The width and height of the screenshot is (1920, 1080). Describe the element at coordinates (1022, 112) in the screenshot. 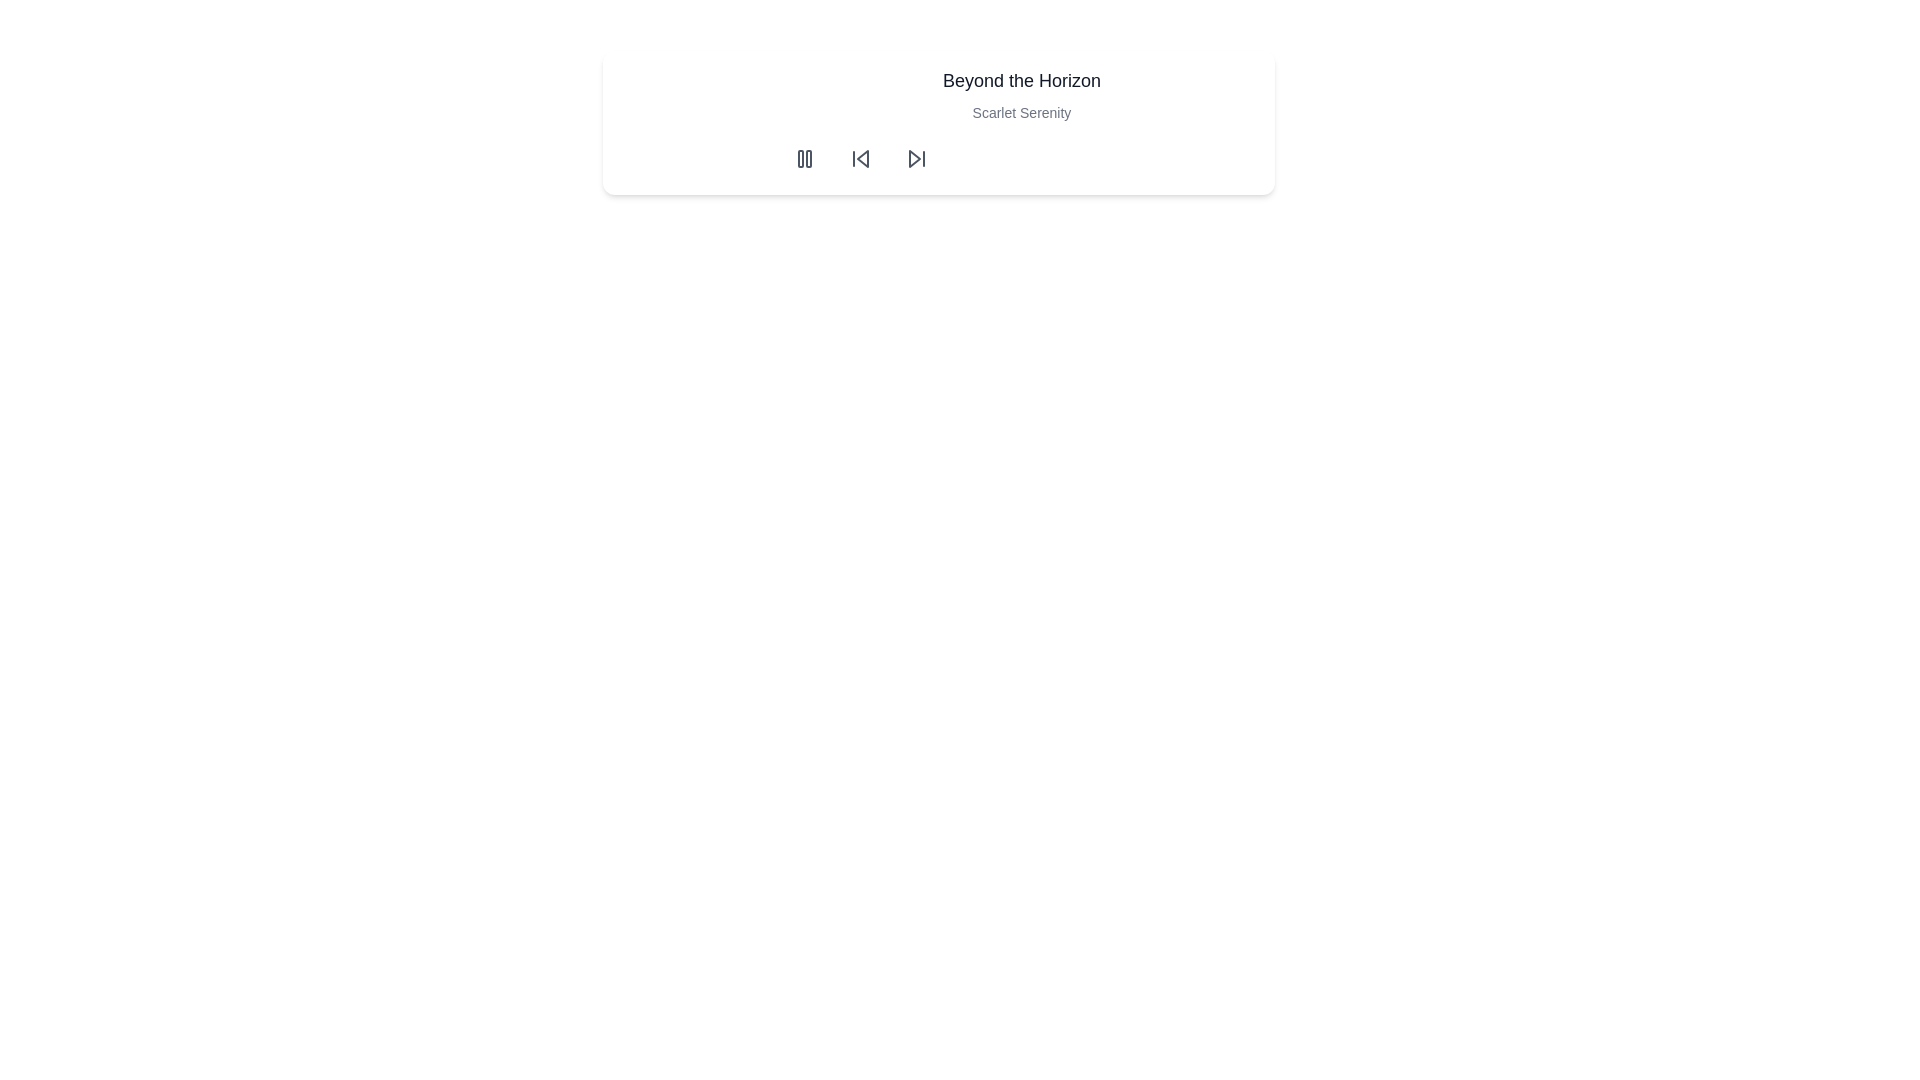

I see `the text label located below the title 'Beyond the Horizon', which serves as a subtitle or detail, by clicking on its center` at that location.